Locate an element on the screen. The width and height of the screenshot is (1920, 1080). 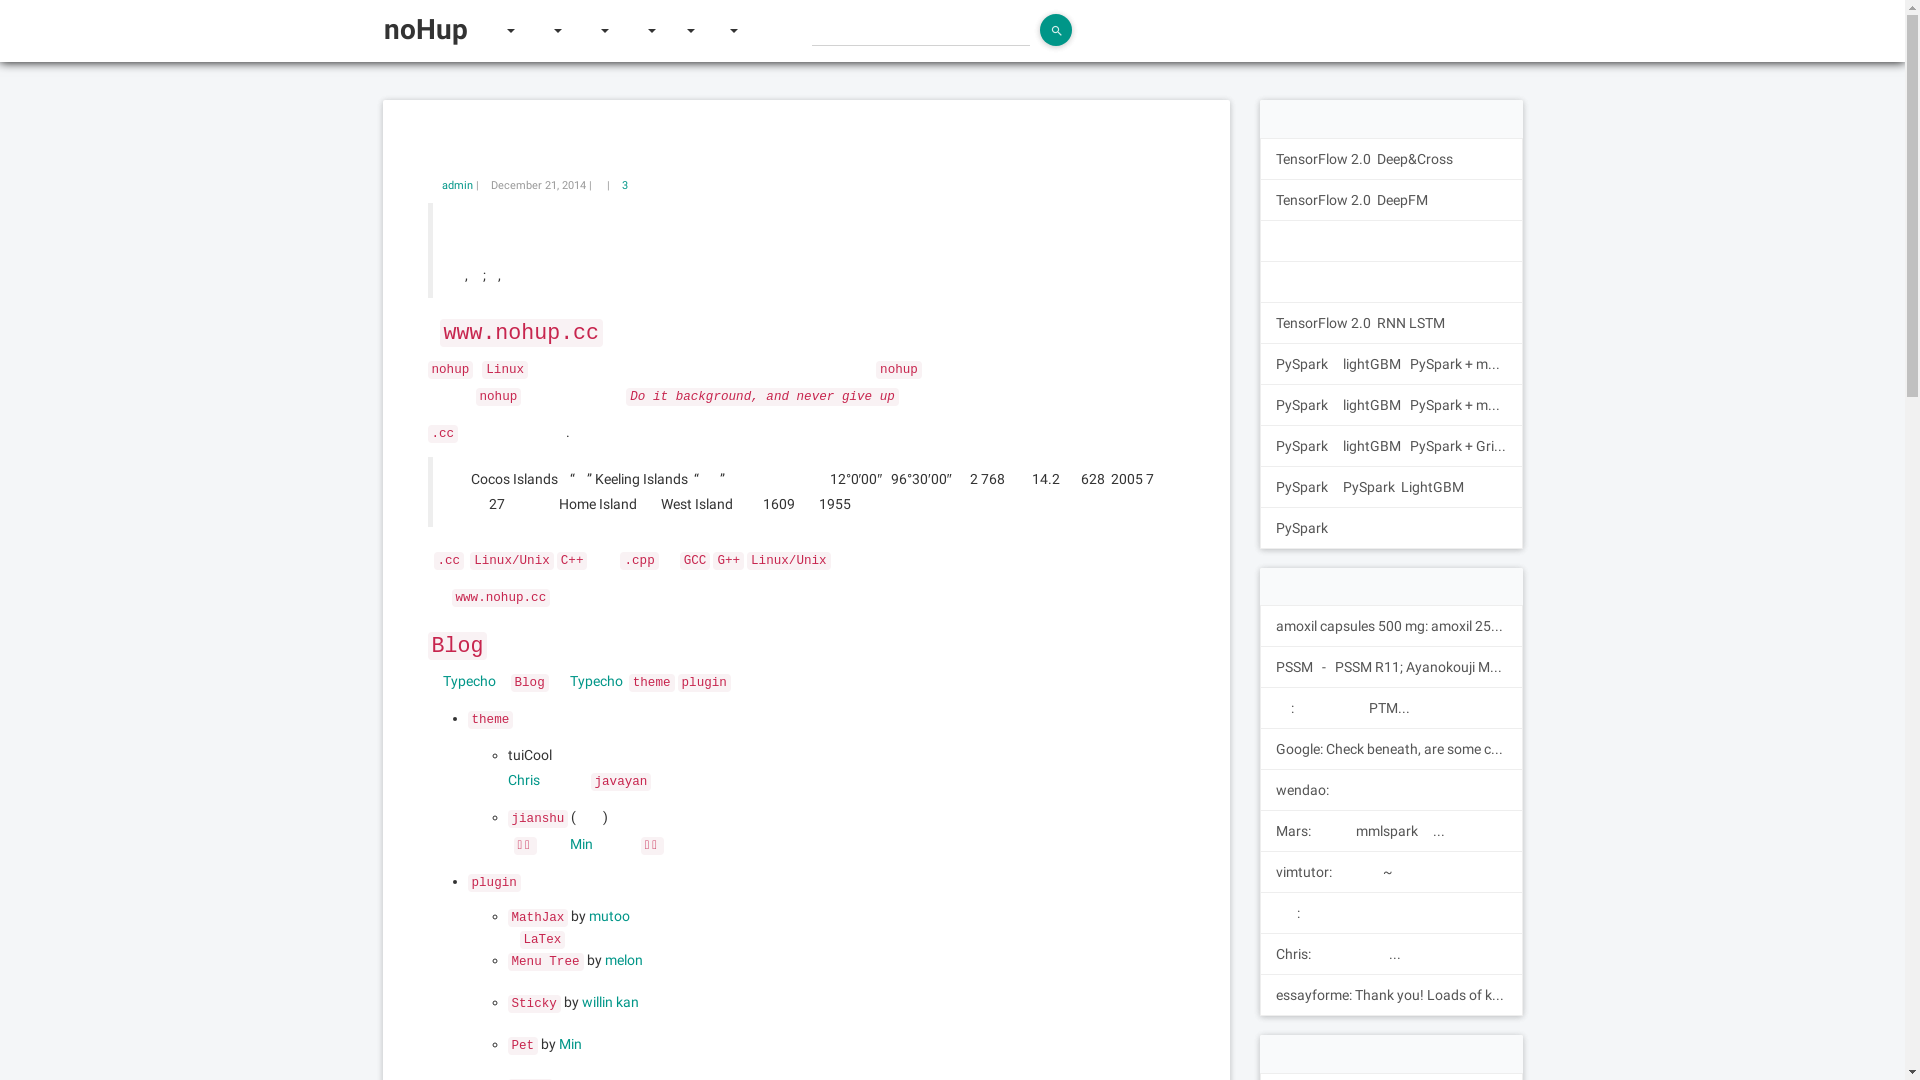
'essayforme: Thank you! Loads of knowledge!' is located at coordinates (1390, 995).